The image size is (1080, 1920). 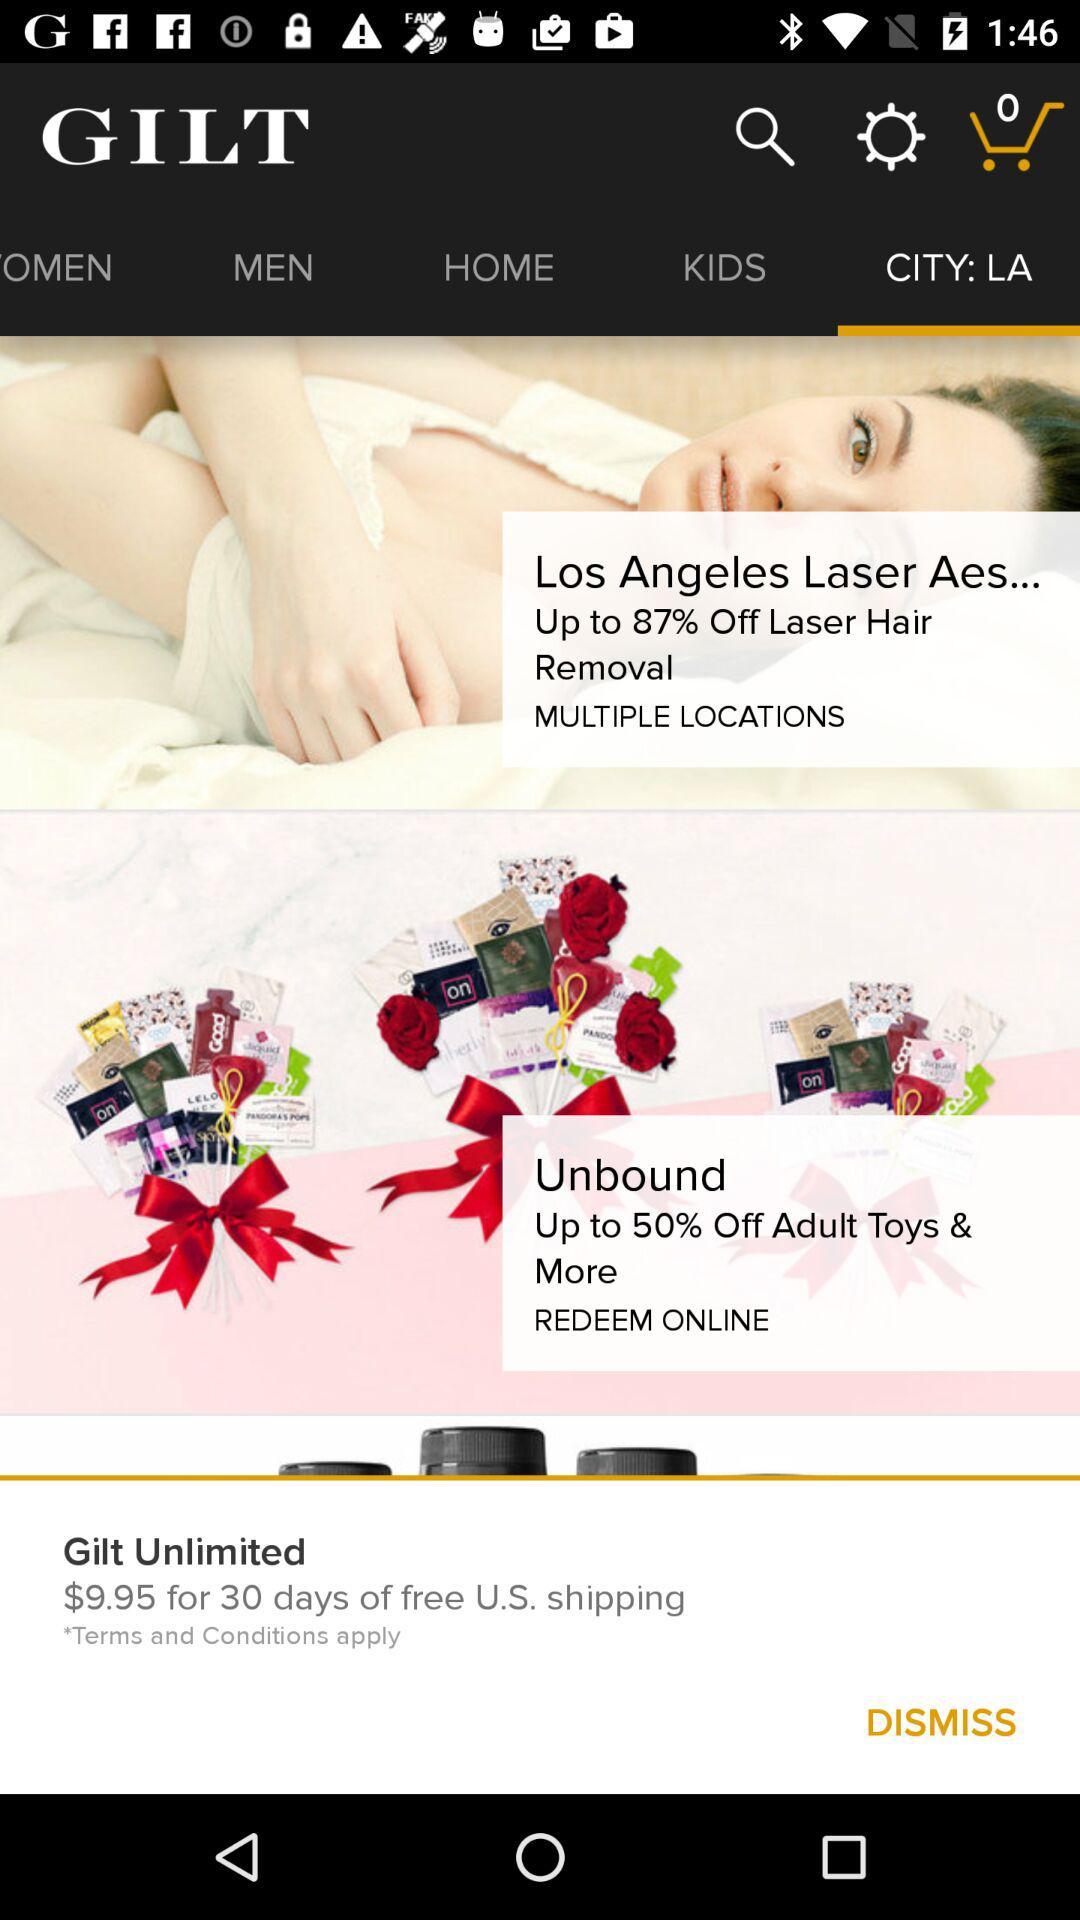 What do you see at coordinates (1017, 135) in the screenshot?
I see `stored selected item` at bounding box center [1017, 135].